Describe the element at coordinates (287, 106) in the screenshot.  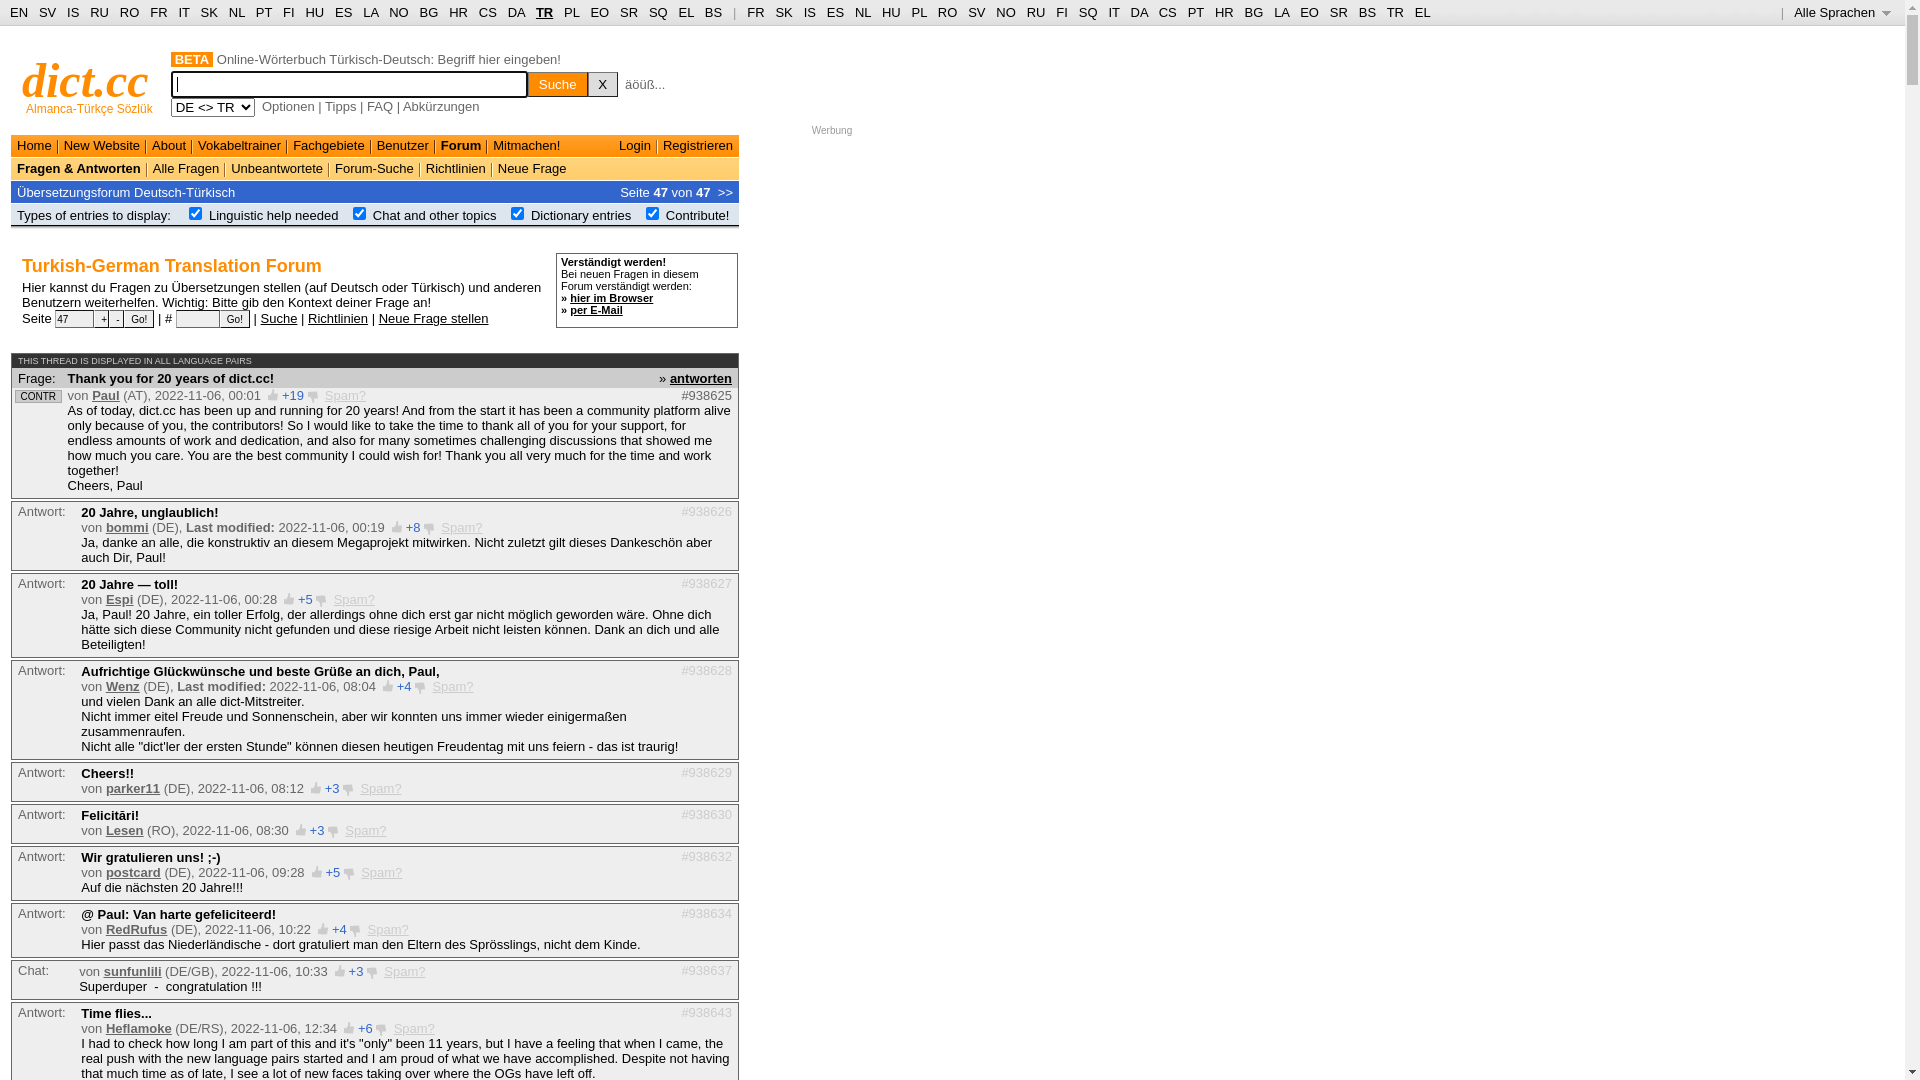
I see `'Optionen'` at that location.